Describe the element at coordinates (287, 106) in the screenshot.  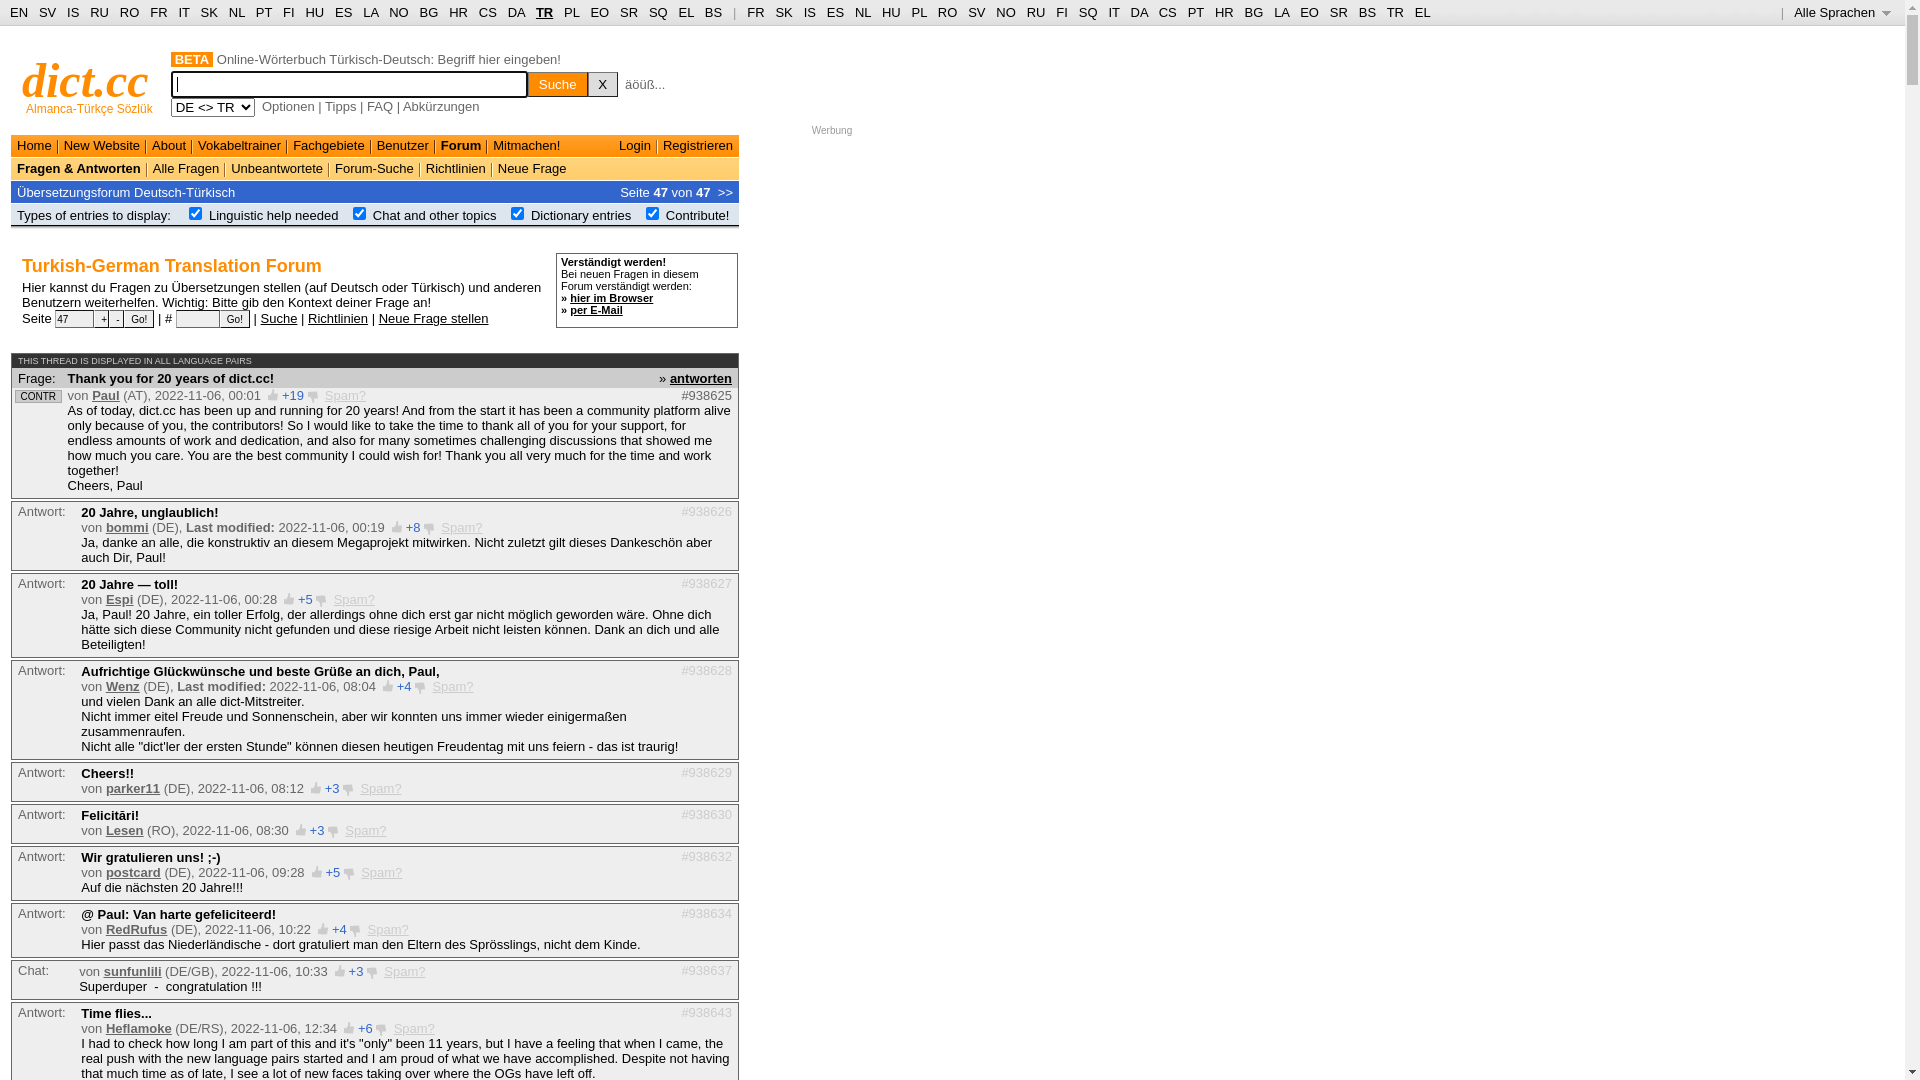
I see `'Optionen'` at that location.